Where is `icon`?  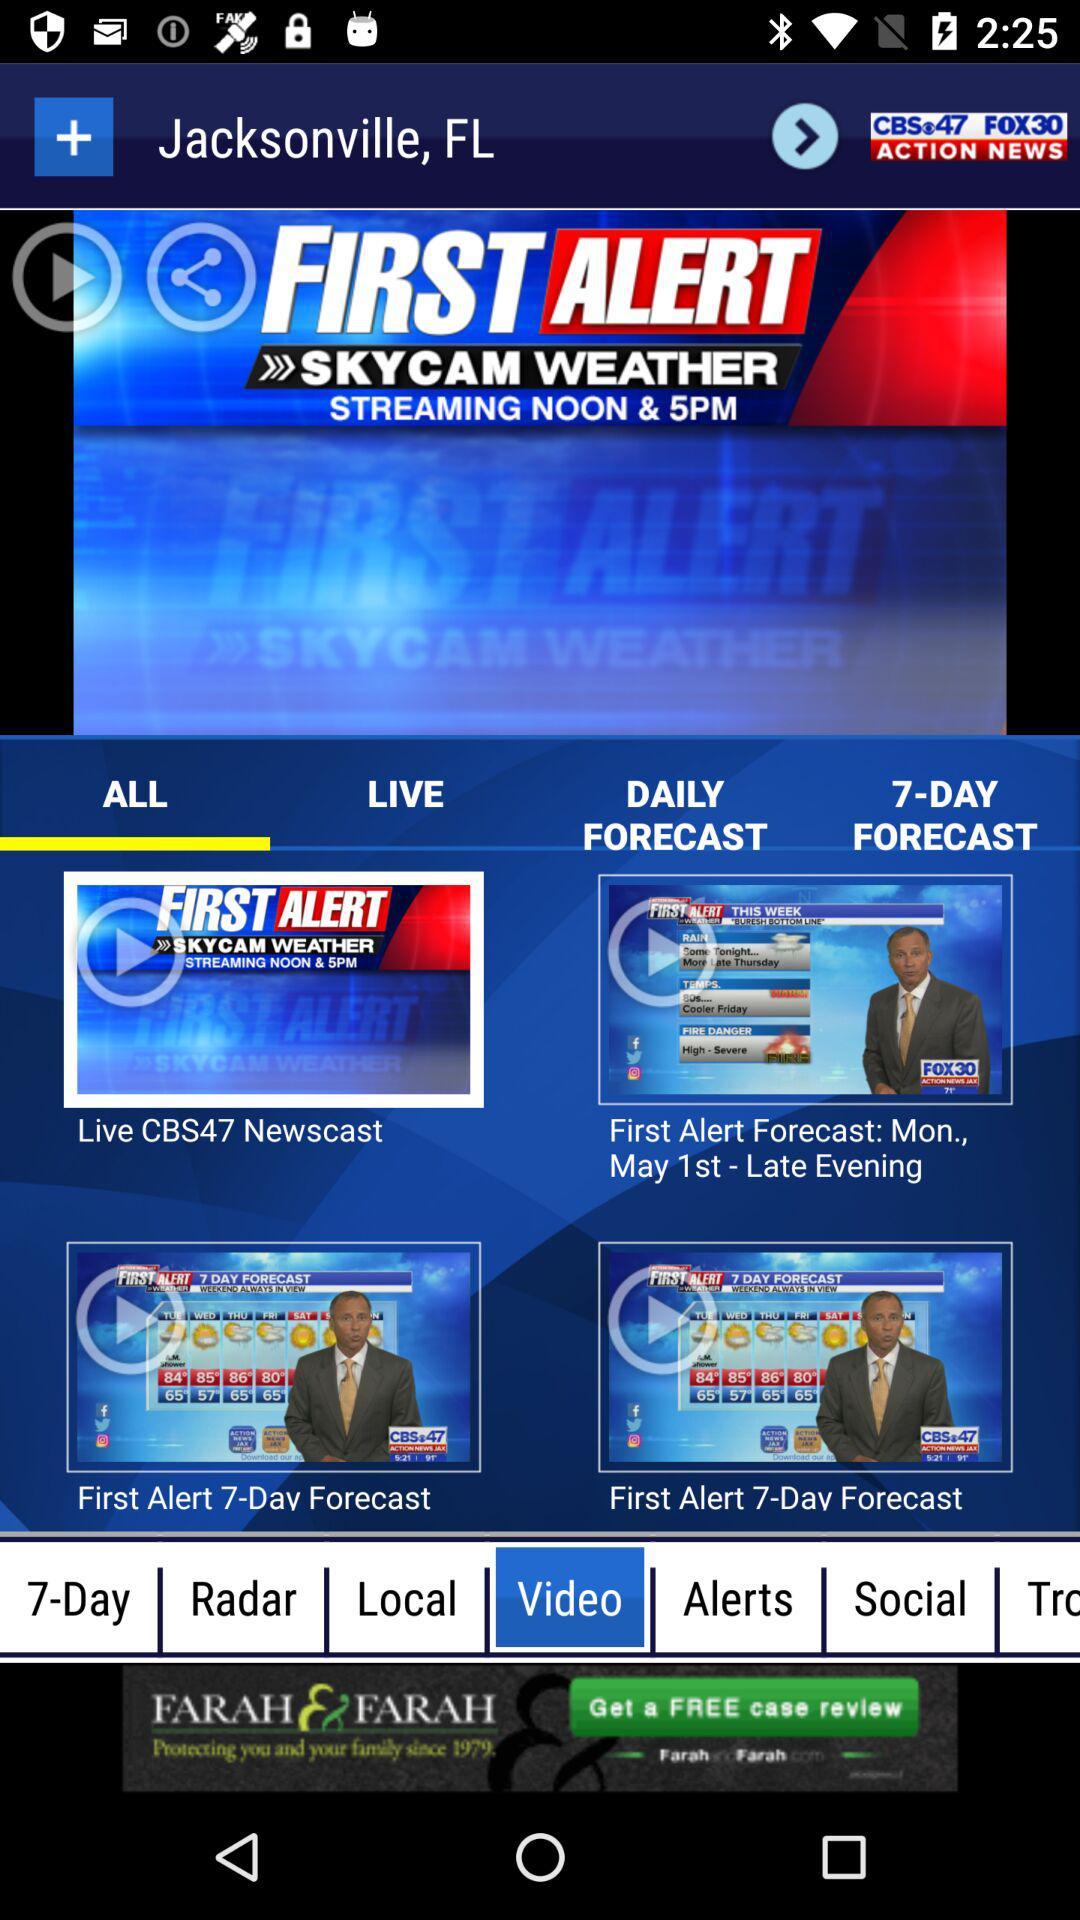
icon is located at coordinates (72, 135).